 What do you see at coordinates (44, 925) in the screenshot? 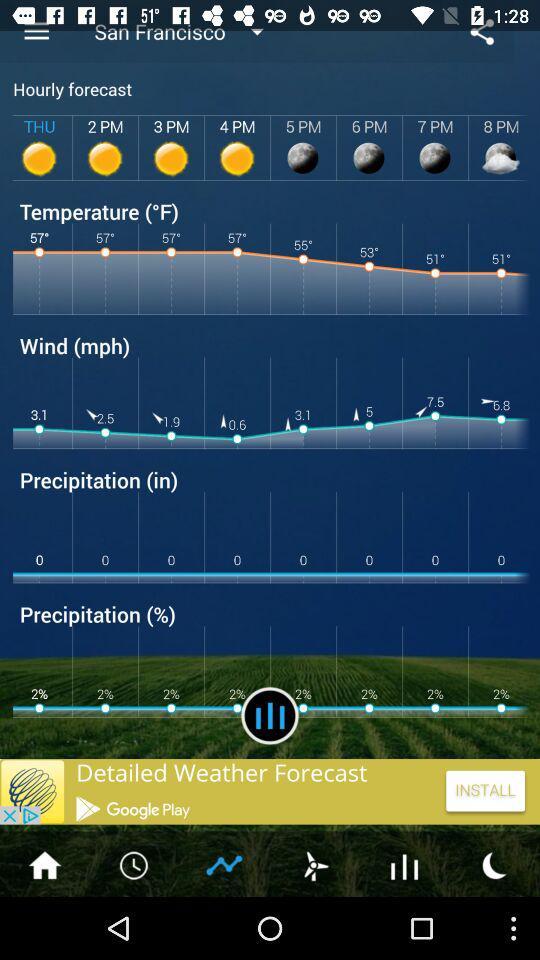
I see `the home icon` at bounding box center [44, 925].